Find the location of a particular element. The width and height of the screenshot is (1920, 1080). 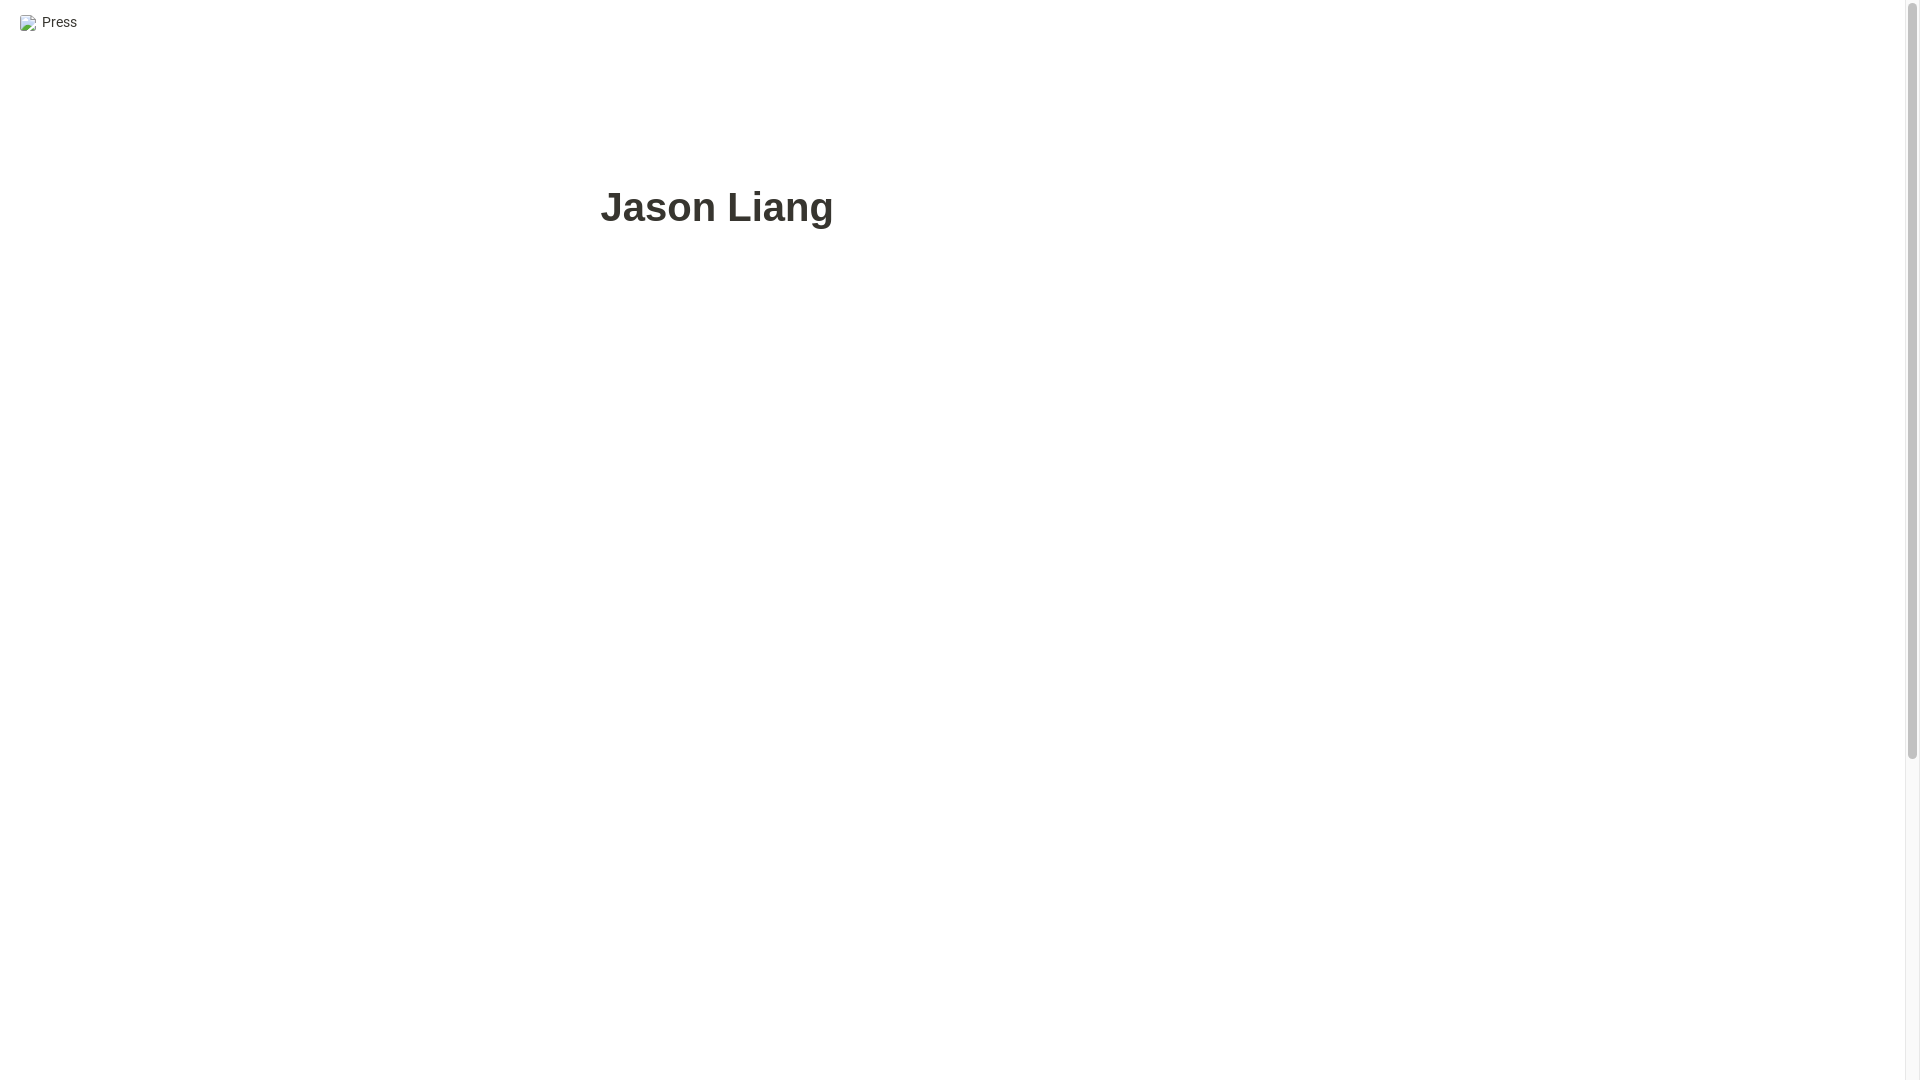

'Press' is located at coordinates (48, 22).